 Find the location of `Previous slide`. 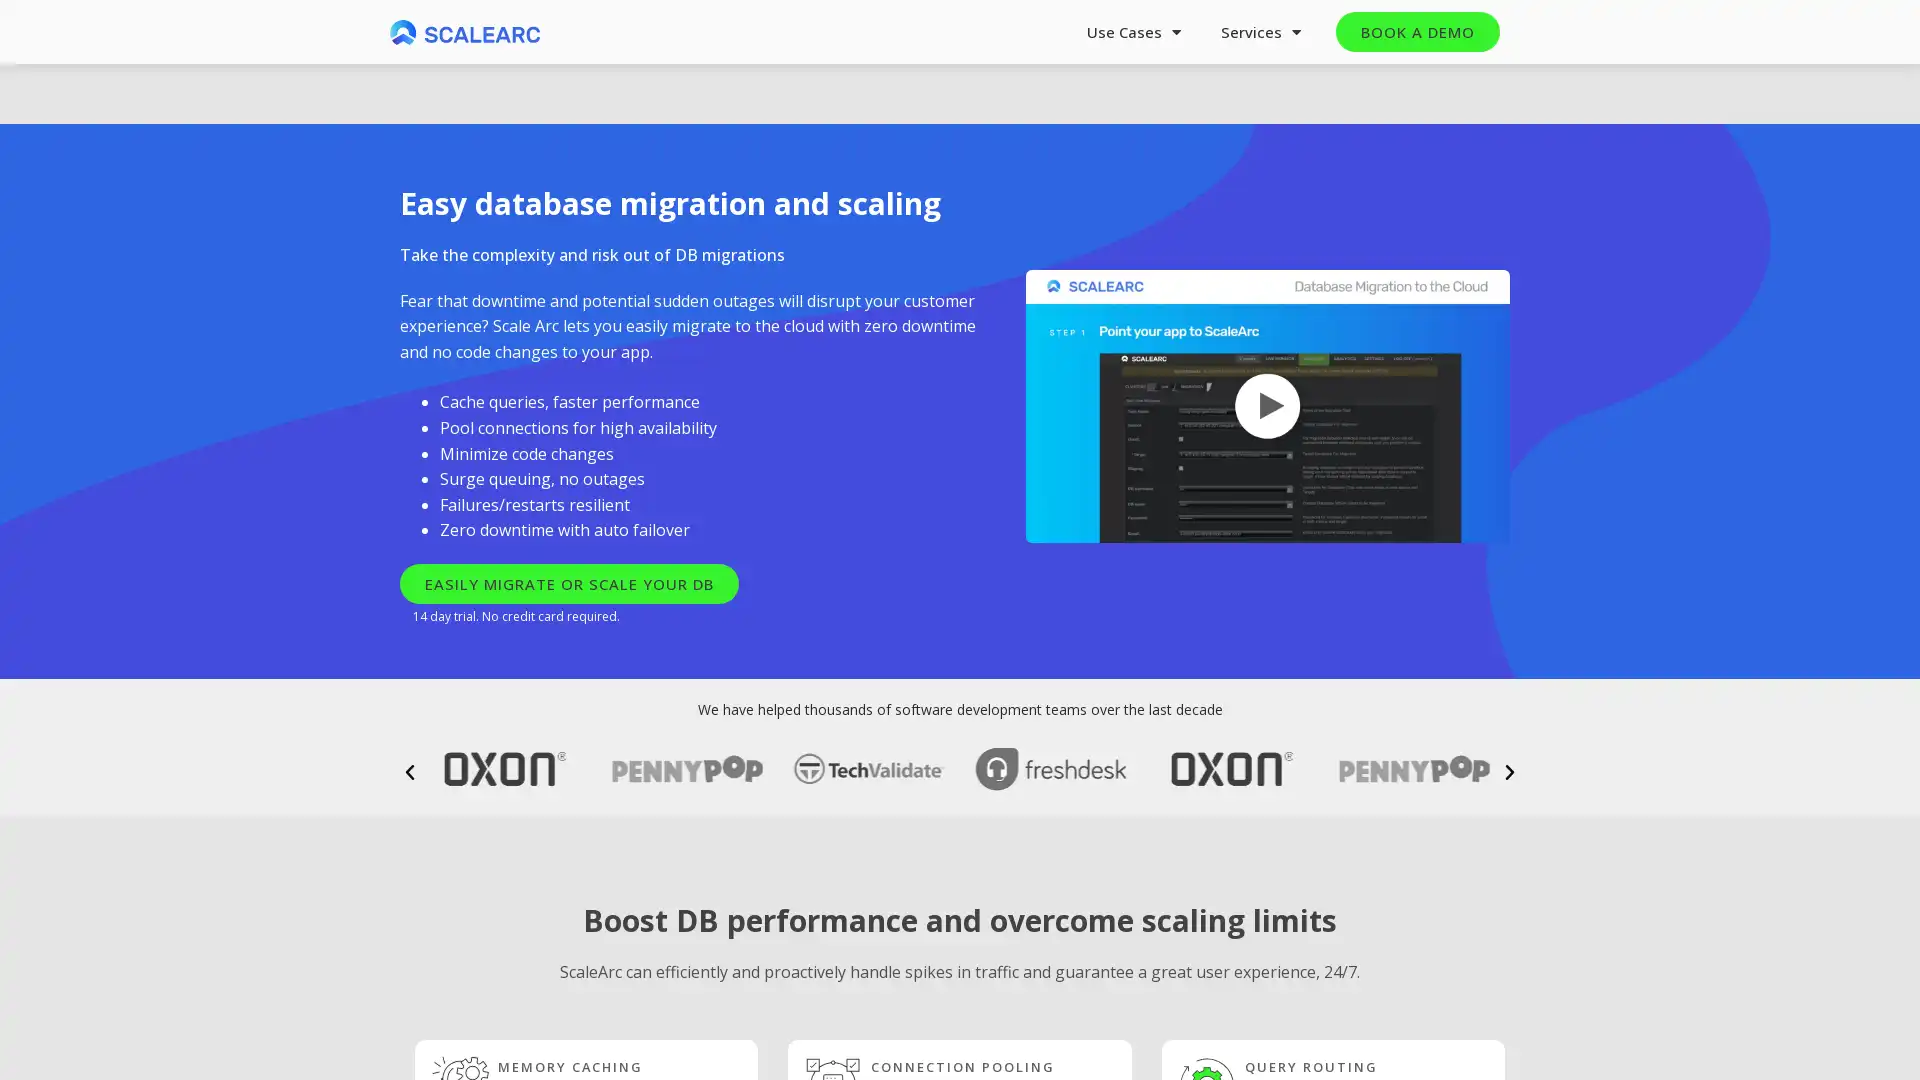

Previous slide is located at coordinates (408, 771).